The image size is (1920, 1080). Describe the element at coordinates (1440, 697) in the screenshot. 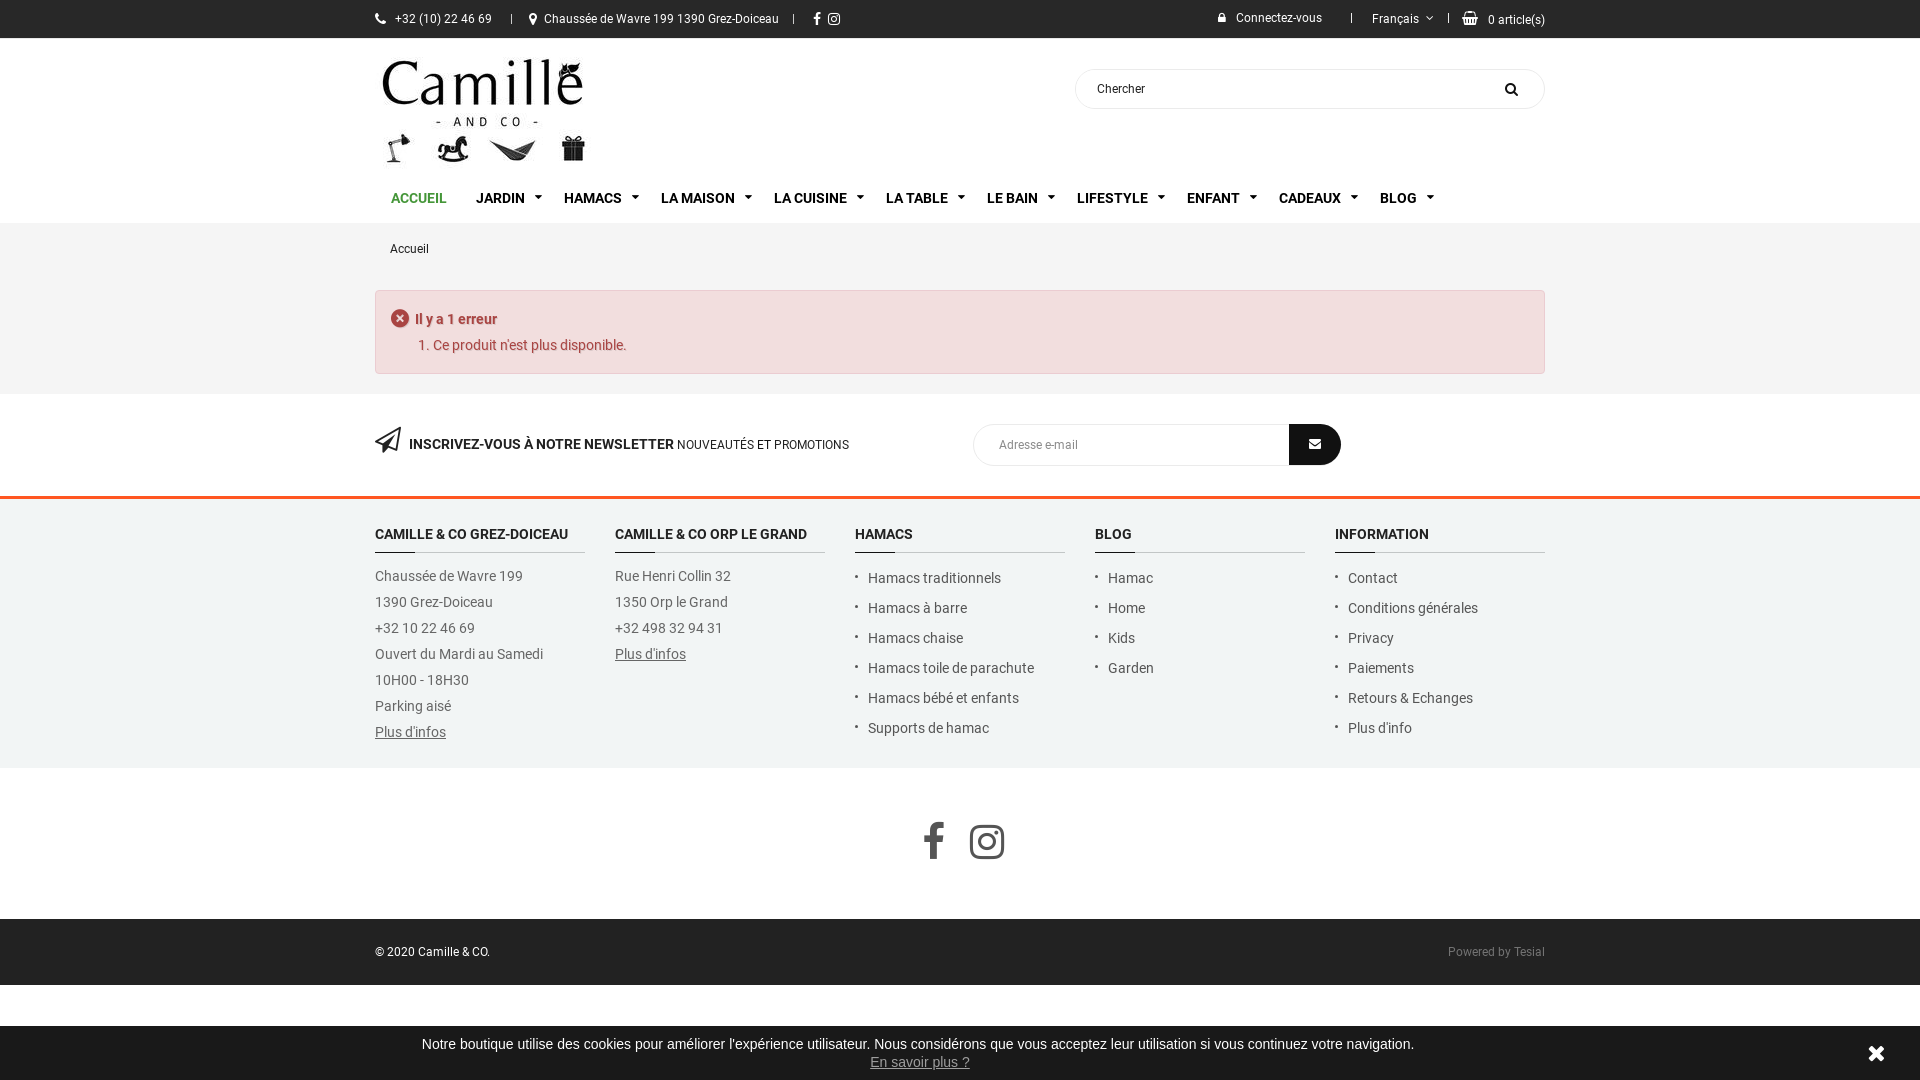

I see `'Retours & Echanges'` at that location.